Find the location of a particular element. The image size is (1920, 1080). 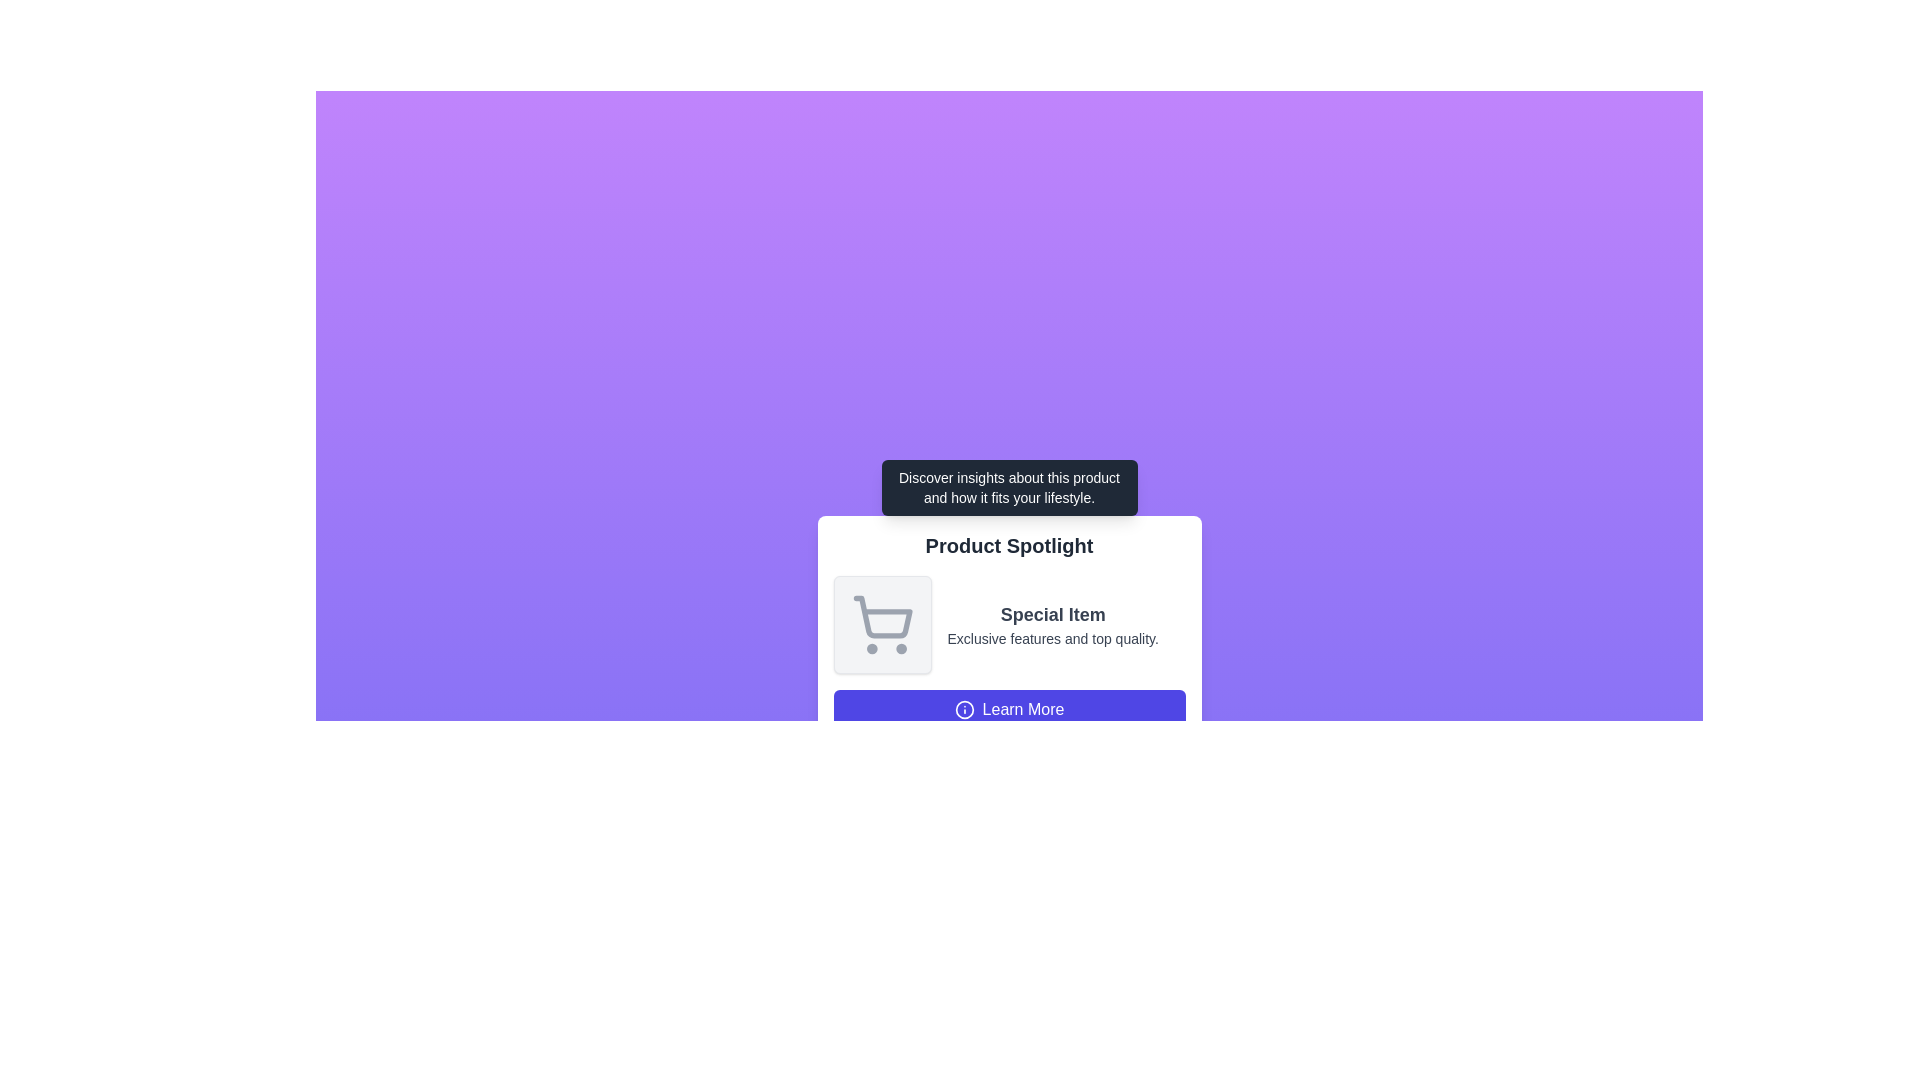

the Text Label that serves as the title or heading for the content in the white card, located beneath a black tooltip is located at coordinates (1009, 546).